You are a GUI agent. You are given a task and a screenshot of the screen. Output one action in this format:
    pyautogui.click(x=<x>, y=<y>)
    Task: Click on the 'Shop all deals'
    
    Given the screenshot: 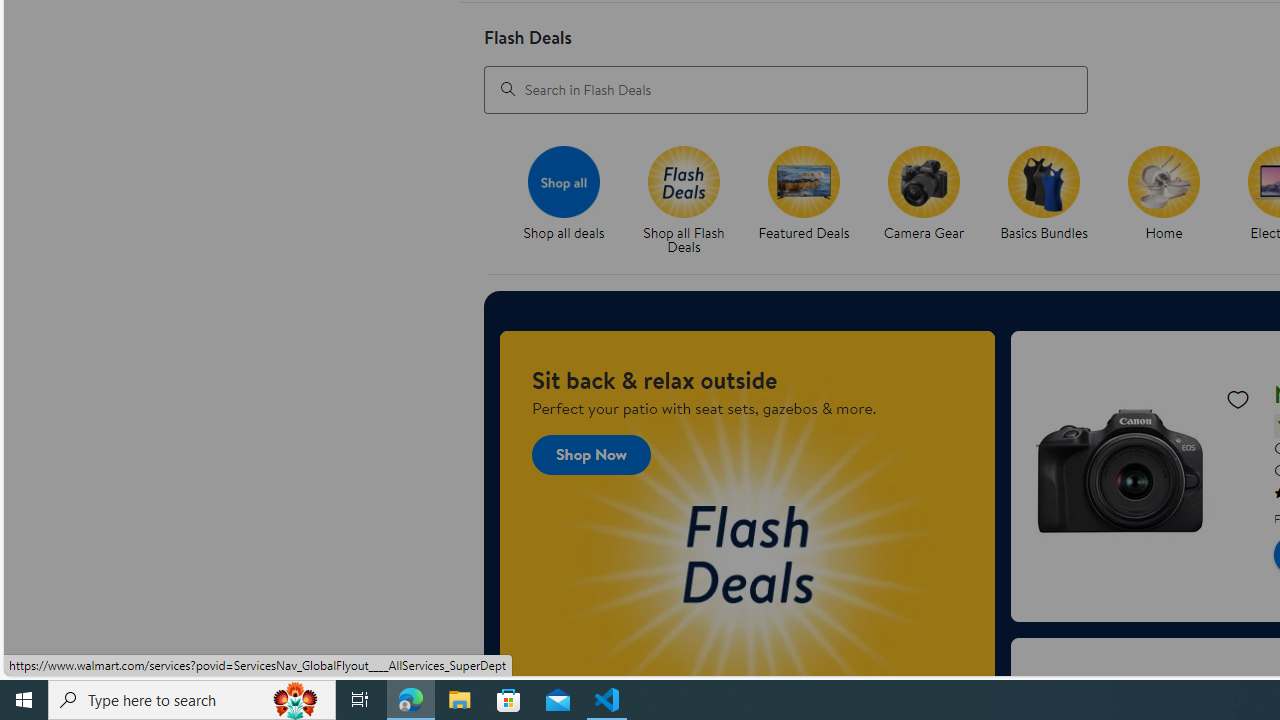 What is the action you would take?
    pyautogui.click(x=571, y=201)
    